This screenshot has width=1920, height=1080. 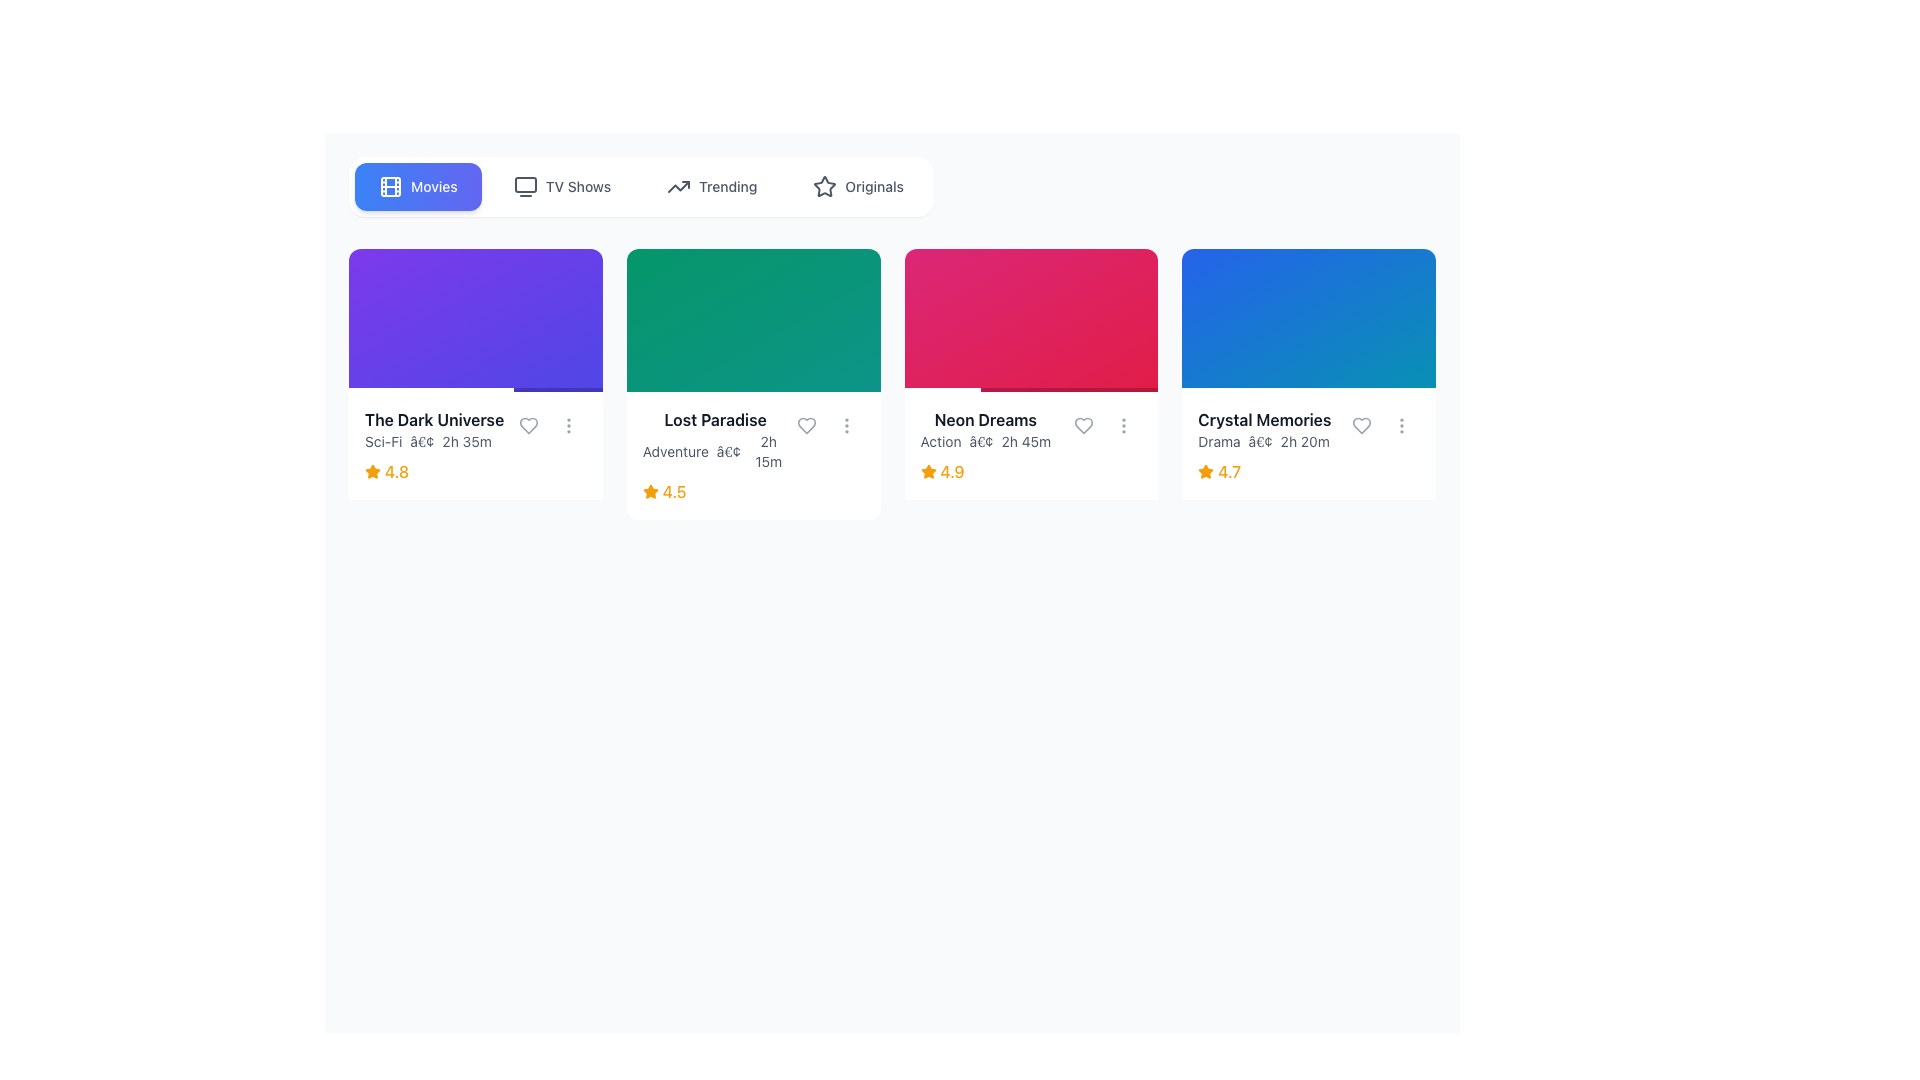 I want to click on rating value displayed as '4.5' in a medium font weight with a yellowish-orange color, located next to a star icon under the 'Lost Paradise' title, so click(x=674, y=491).